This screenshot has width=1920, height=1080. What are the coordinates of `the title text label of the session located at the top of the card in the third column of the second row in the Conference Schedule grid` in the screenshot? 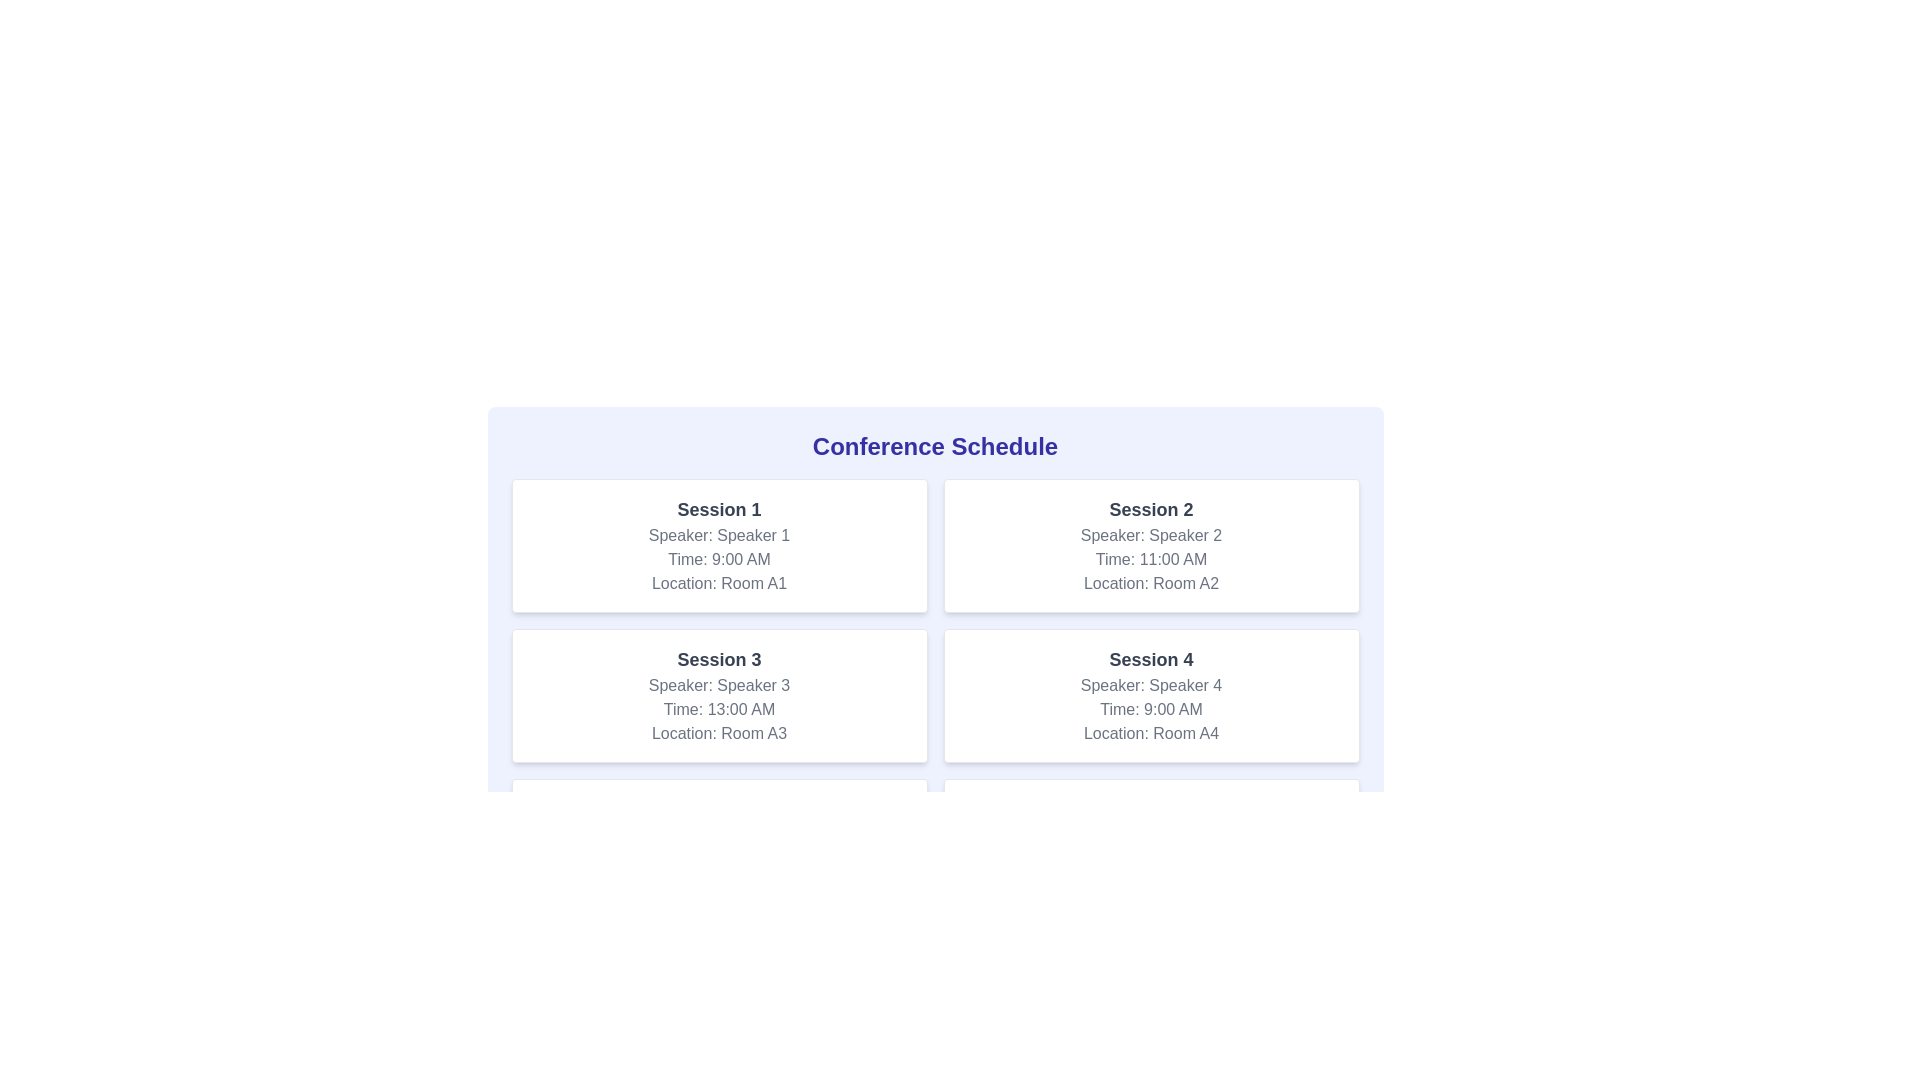 It's located at (719, 659).